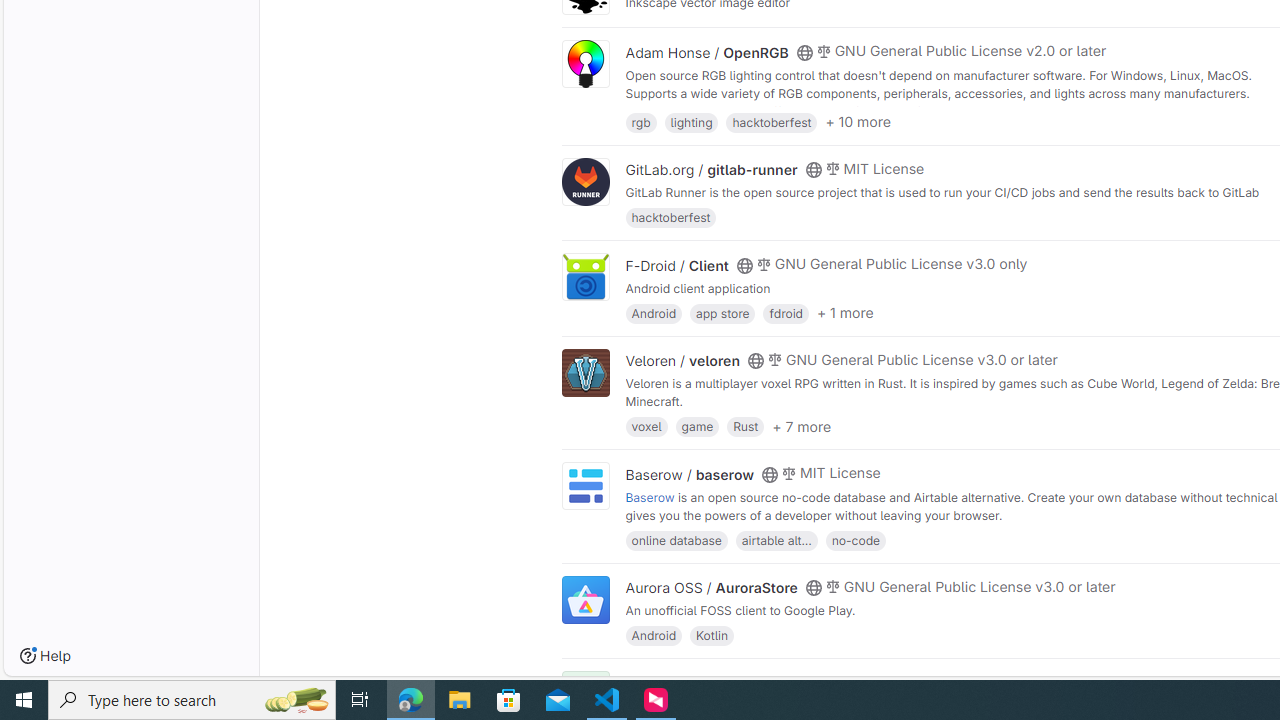  I want to click on 'Adam Honse / OpenRGB', so click(706, 51).